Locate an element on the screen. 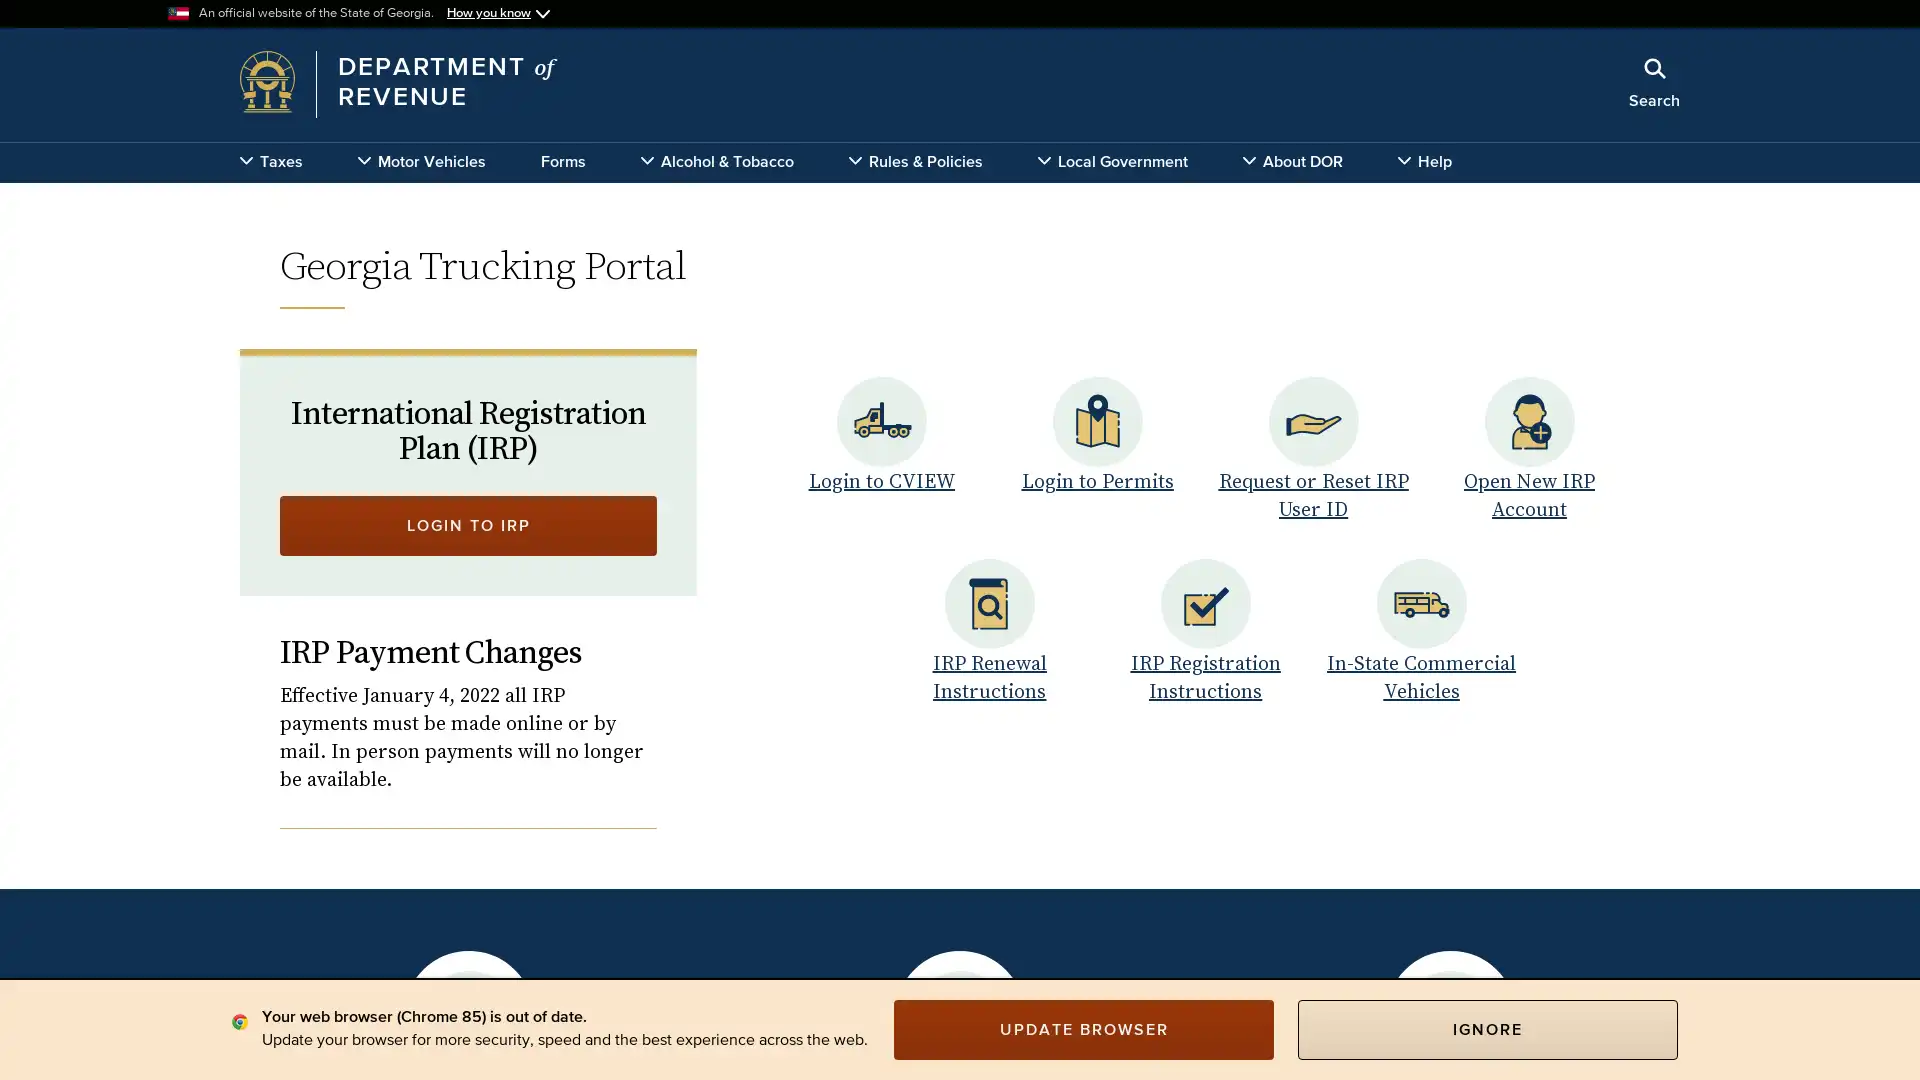 The image size is (1920, 1080). IGNORE is located at coordinates (1488, 1029).